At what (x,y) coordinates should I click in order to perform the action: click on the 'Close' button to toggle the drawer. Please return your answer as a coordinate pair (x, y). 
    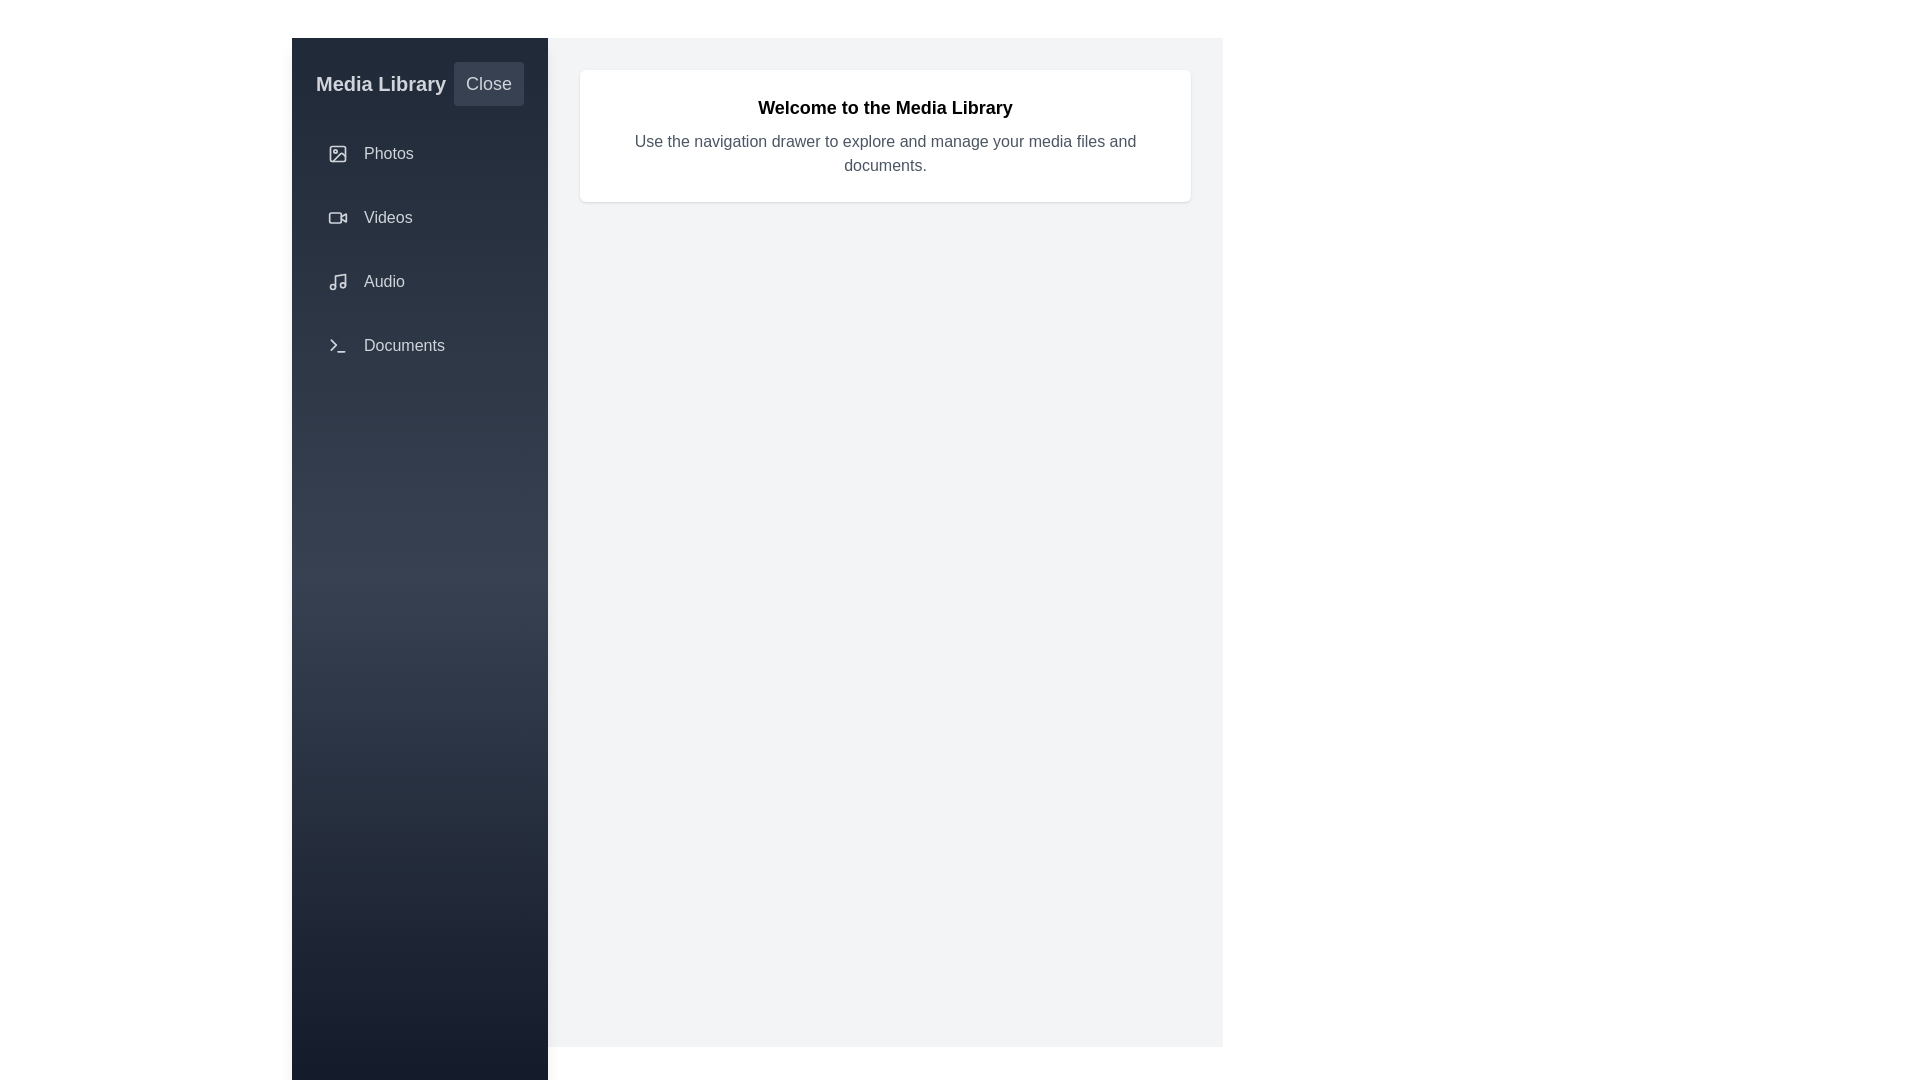
    Looking at the image, I should click on (489, 83).